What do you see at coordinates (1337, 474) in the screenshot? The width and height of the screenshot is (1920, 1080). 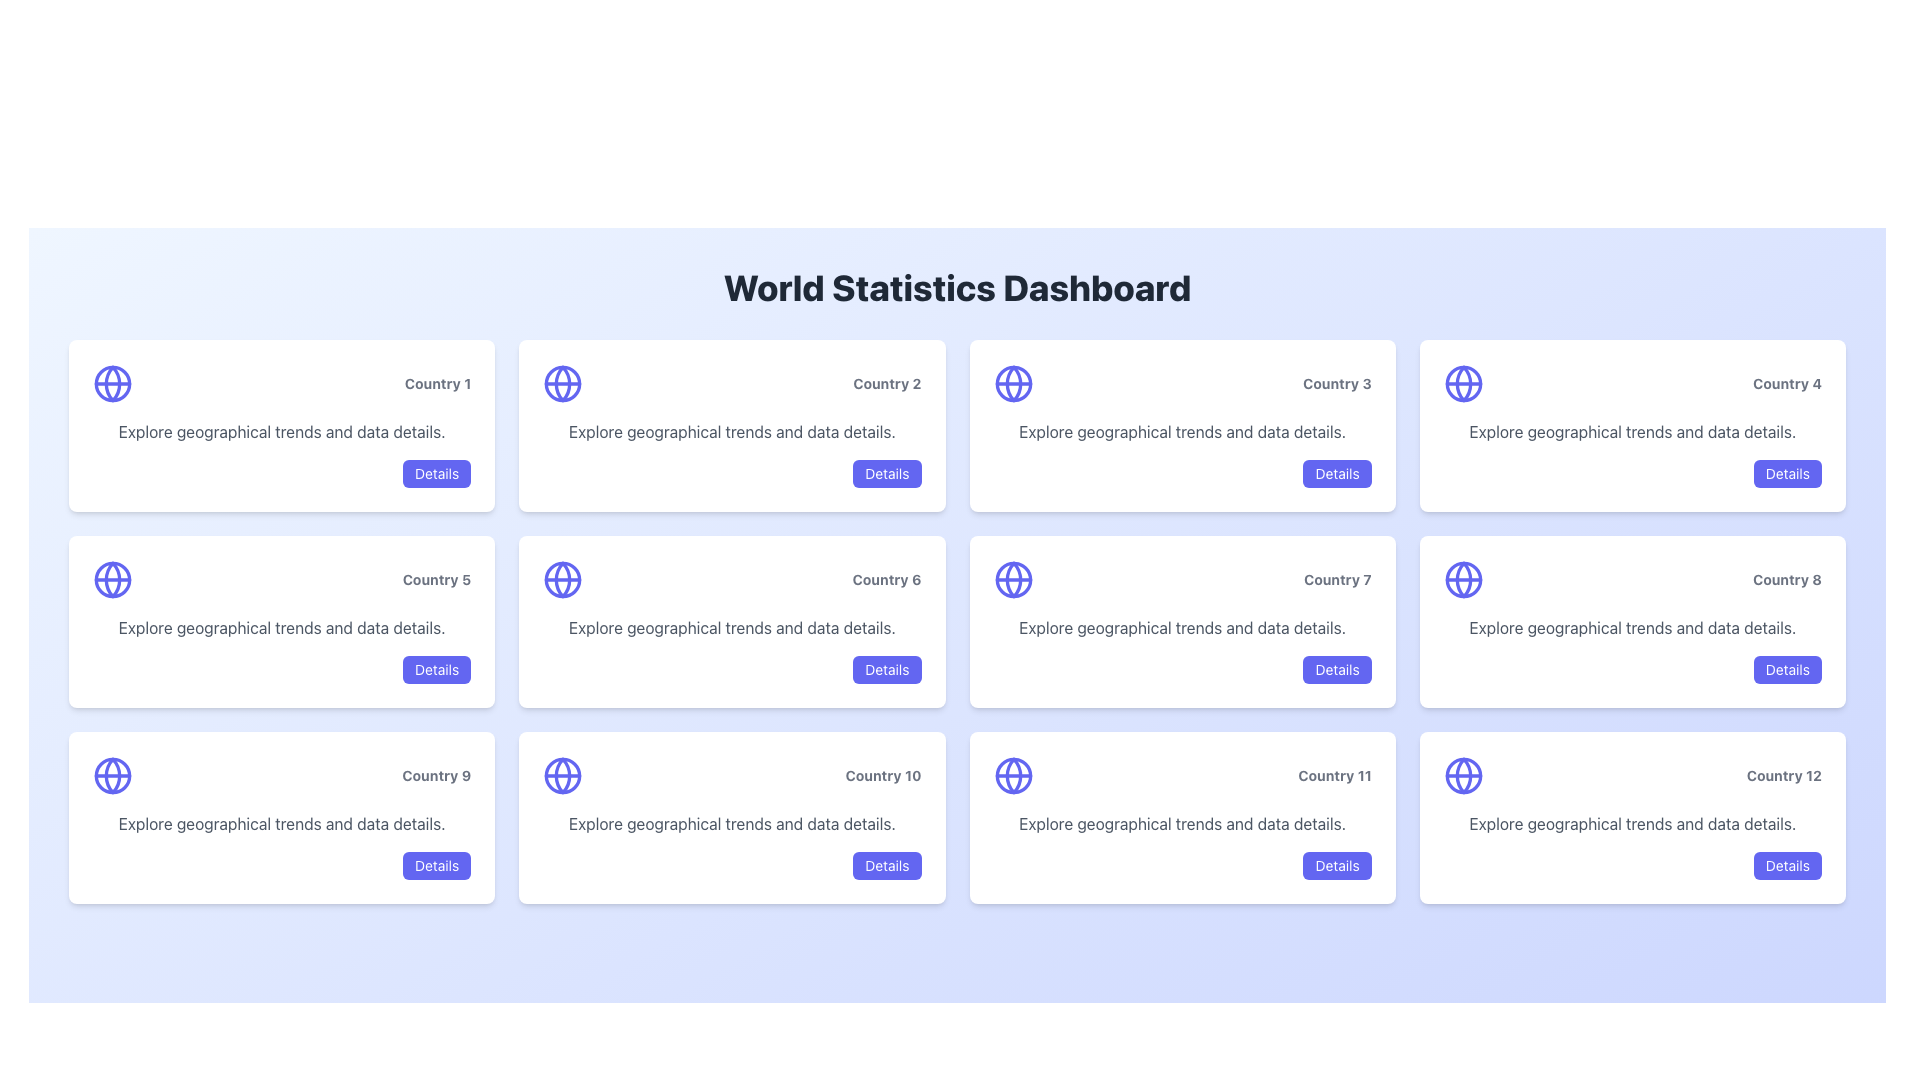 I see `the button located at the bottom right corner of the card labeled 'Country 3', which is the second card in the second row of a grid layout` at bounding box center [1337, 474].